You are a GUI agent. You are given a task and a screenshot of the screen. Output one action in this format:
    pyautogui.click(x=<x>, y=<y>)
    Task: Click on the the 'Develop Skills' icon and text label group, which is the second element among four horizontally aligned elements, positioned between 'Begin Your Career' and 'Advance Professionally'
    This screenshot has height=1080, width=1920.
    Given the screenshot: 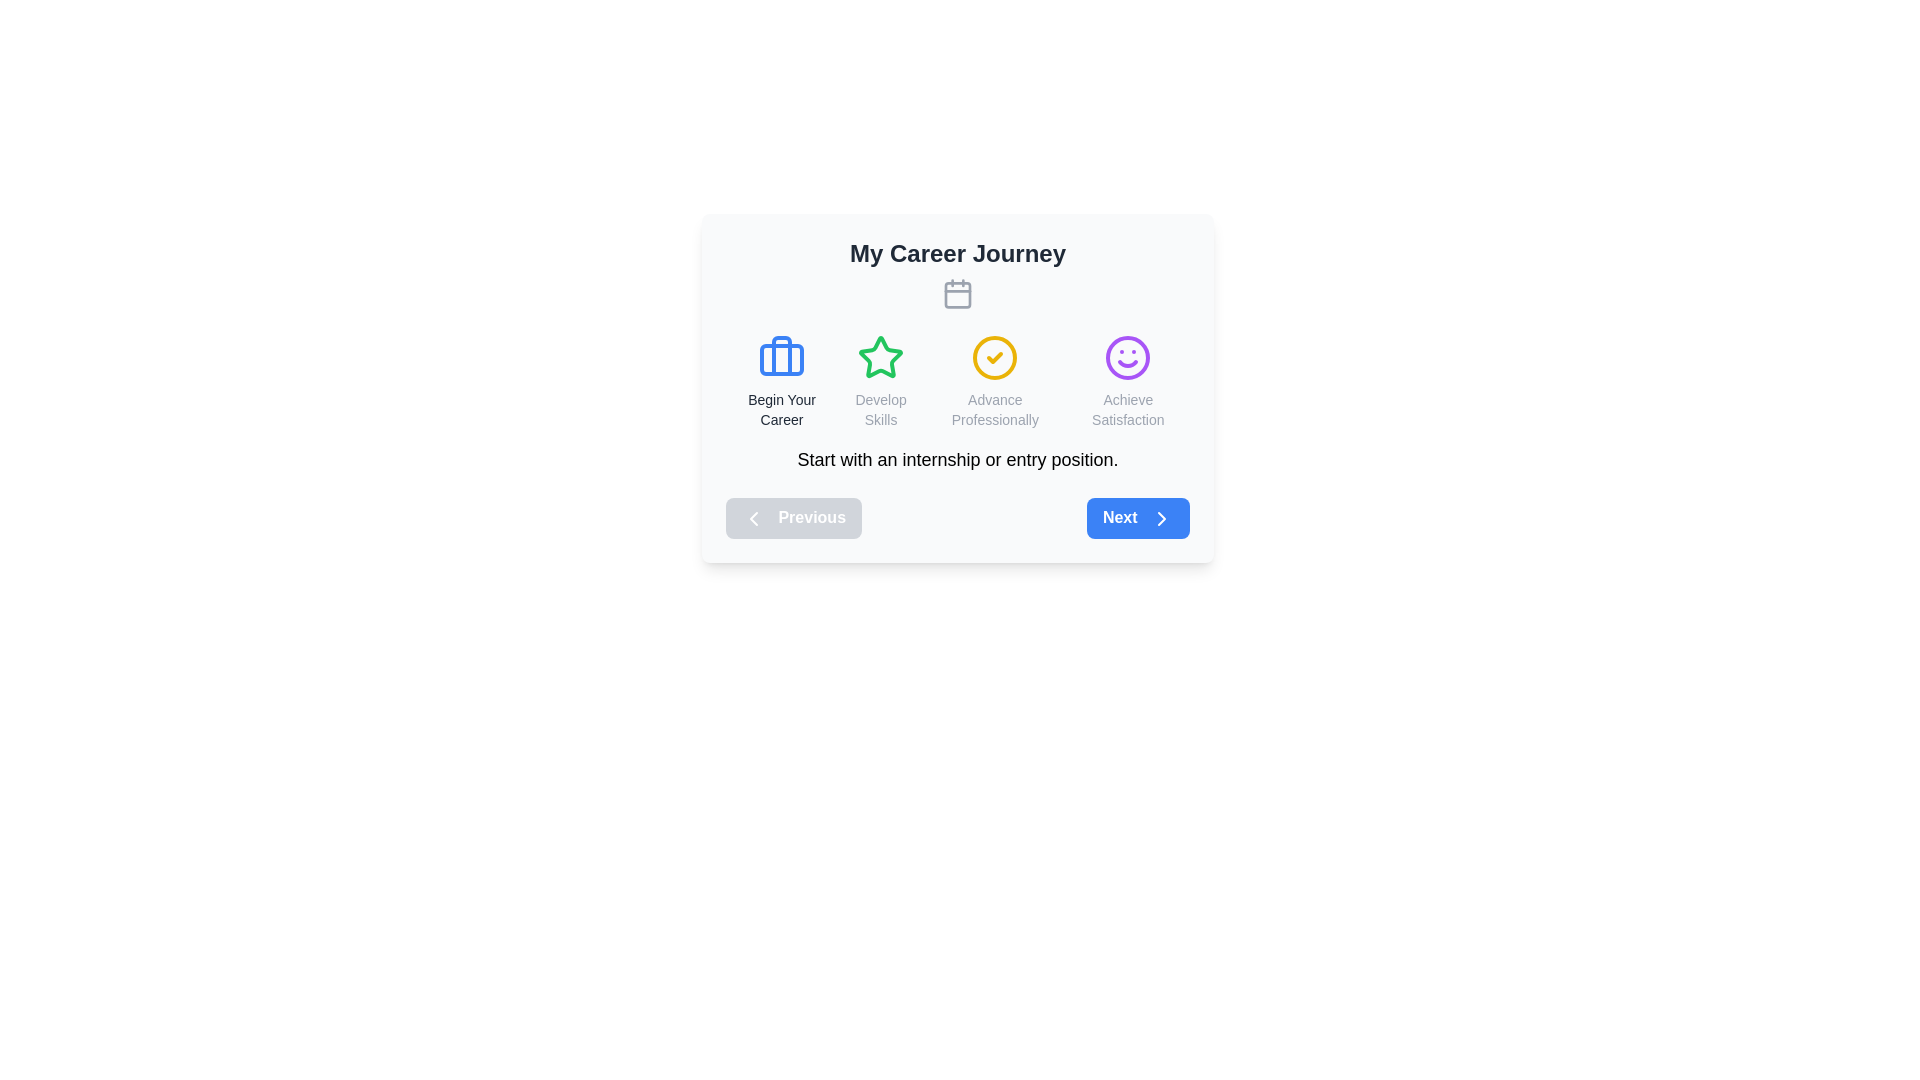 What is the action you would take?
    pyautogui.click(x=880, y=381)
    